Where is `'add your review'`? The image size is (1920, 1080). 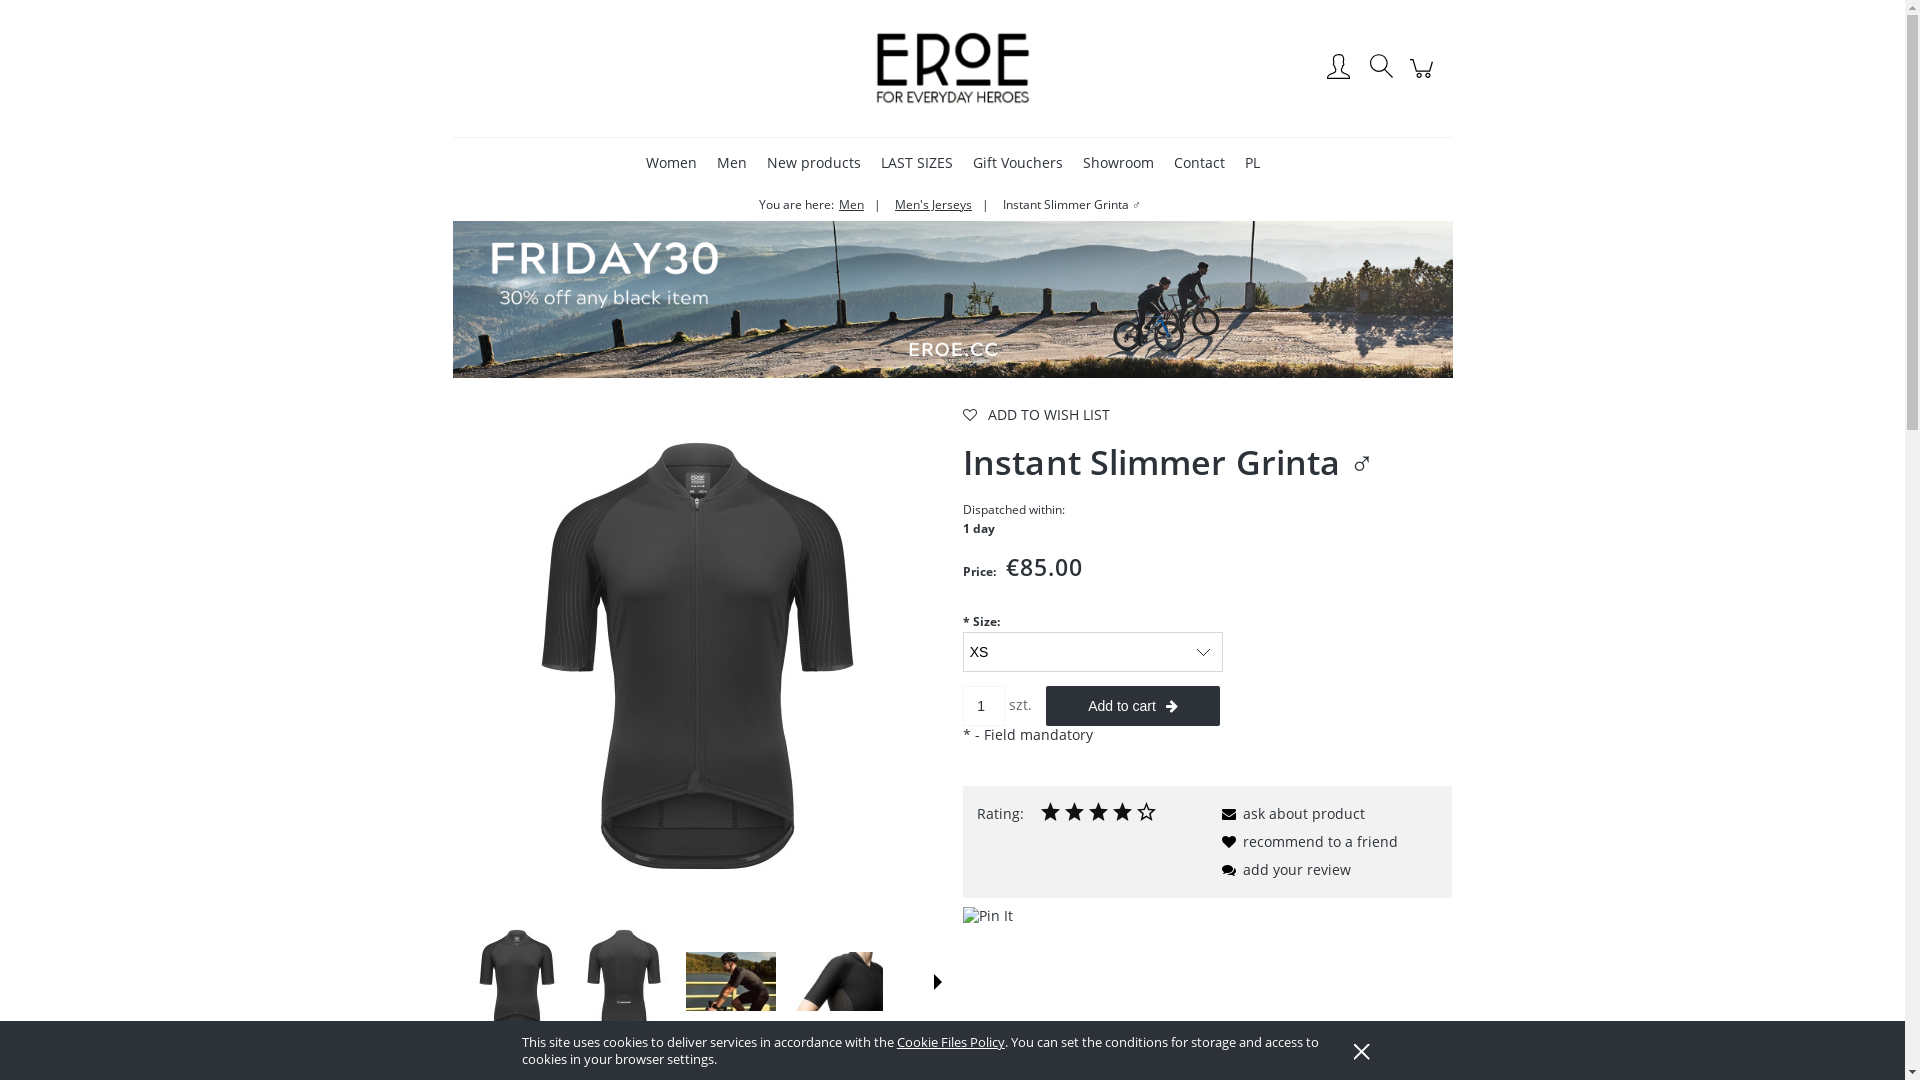 'add your review' is located at coordinates (1282, 868).